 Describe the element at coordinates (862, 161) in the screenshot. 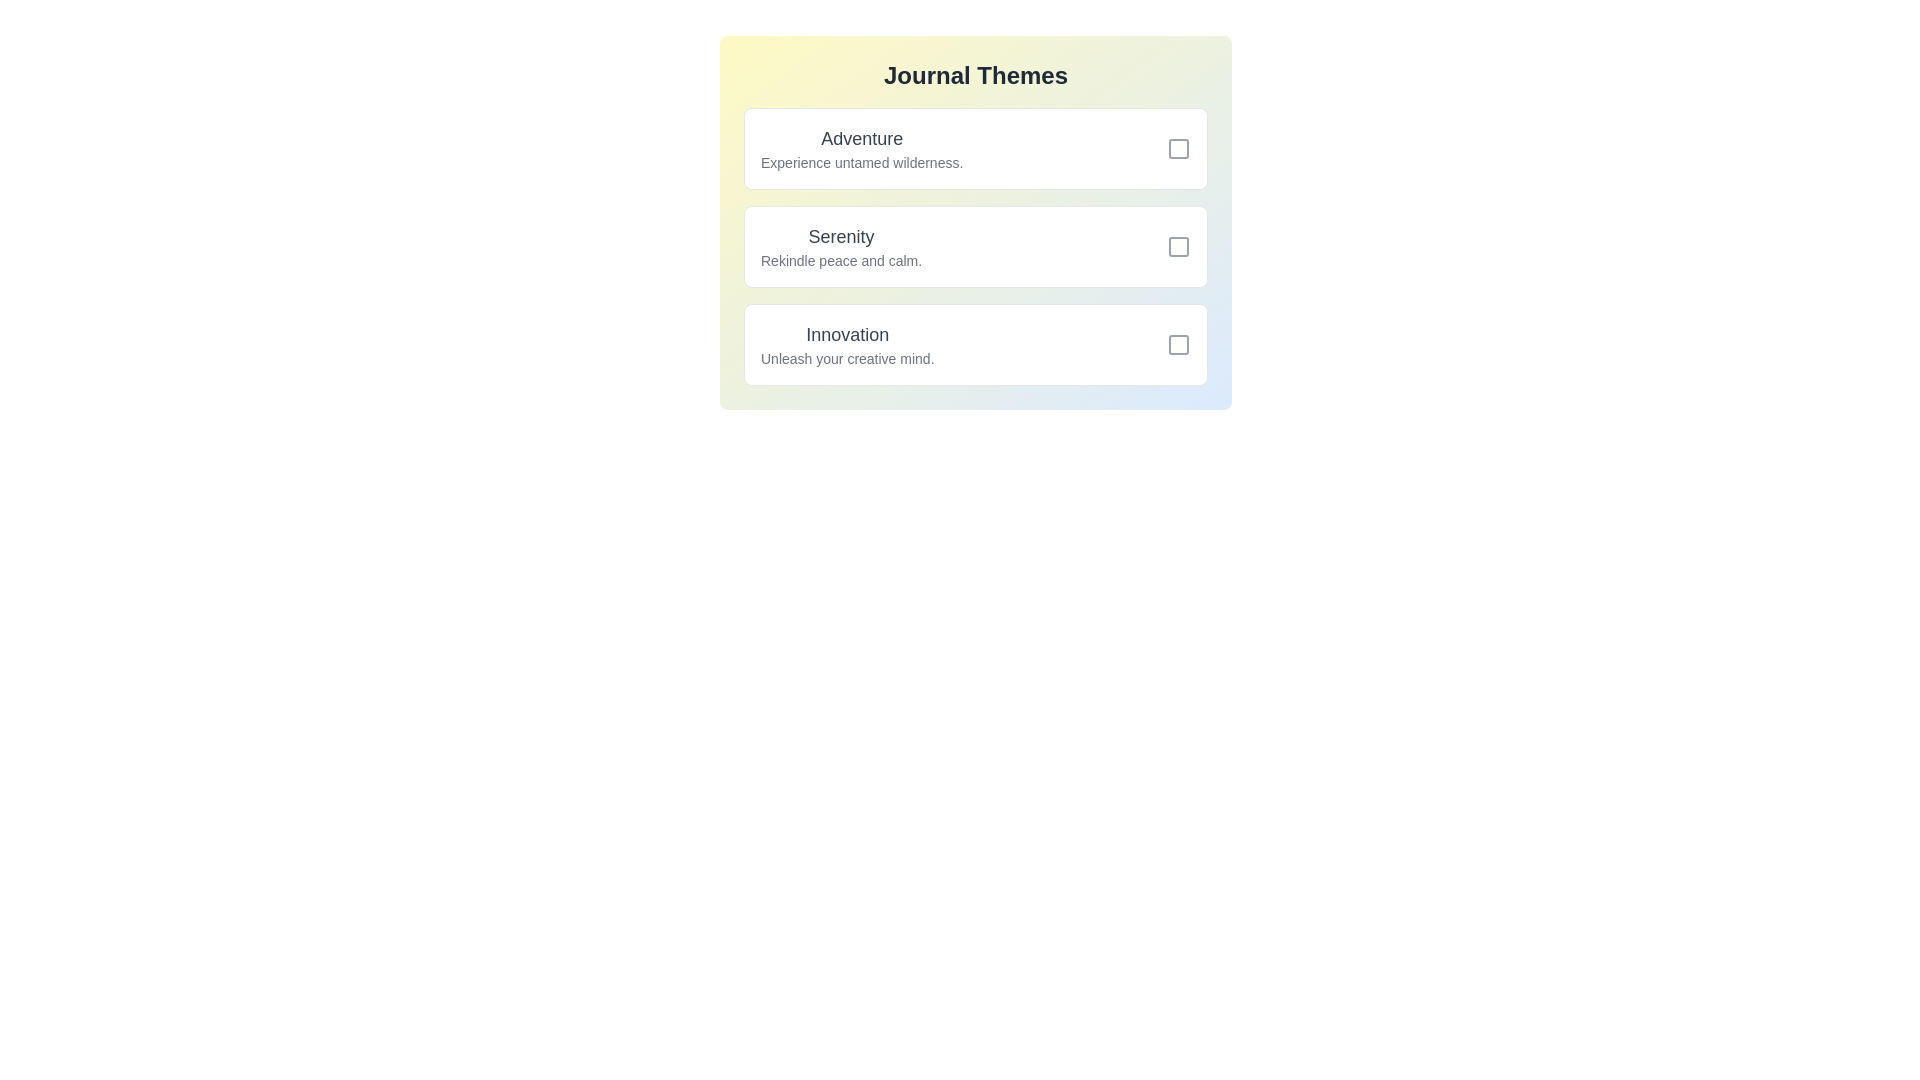

I see `the static text label that reads 'Experience untamed wilderness.' which is located beneath the 'Adventure' heading in the 'Journal Themes' section` at that location.